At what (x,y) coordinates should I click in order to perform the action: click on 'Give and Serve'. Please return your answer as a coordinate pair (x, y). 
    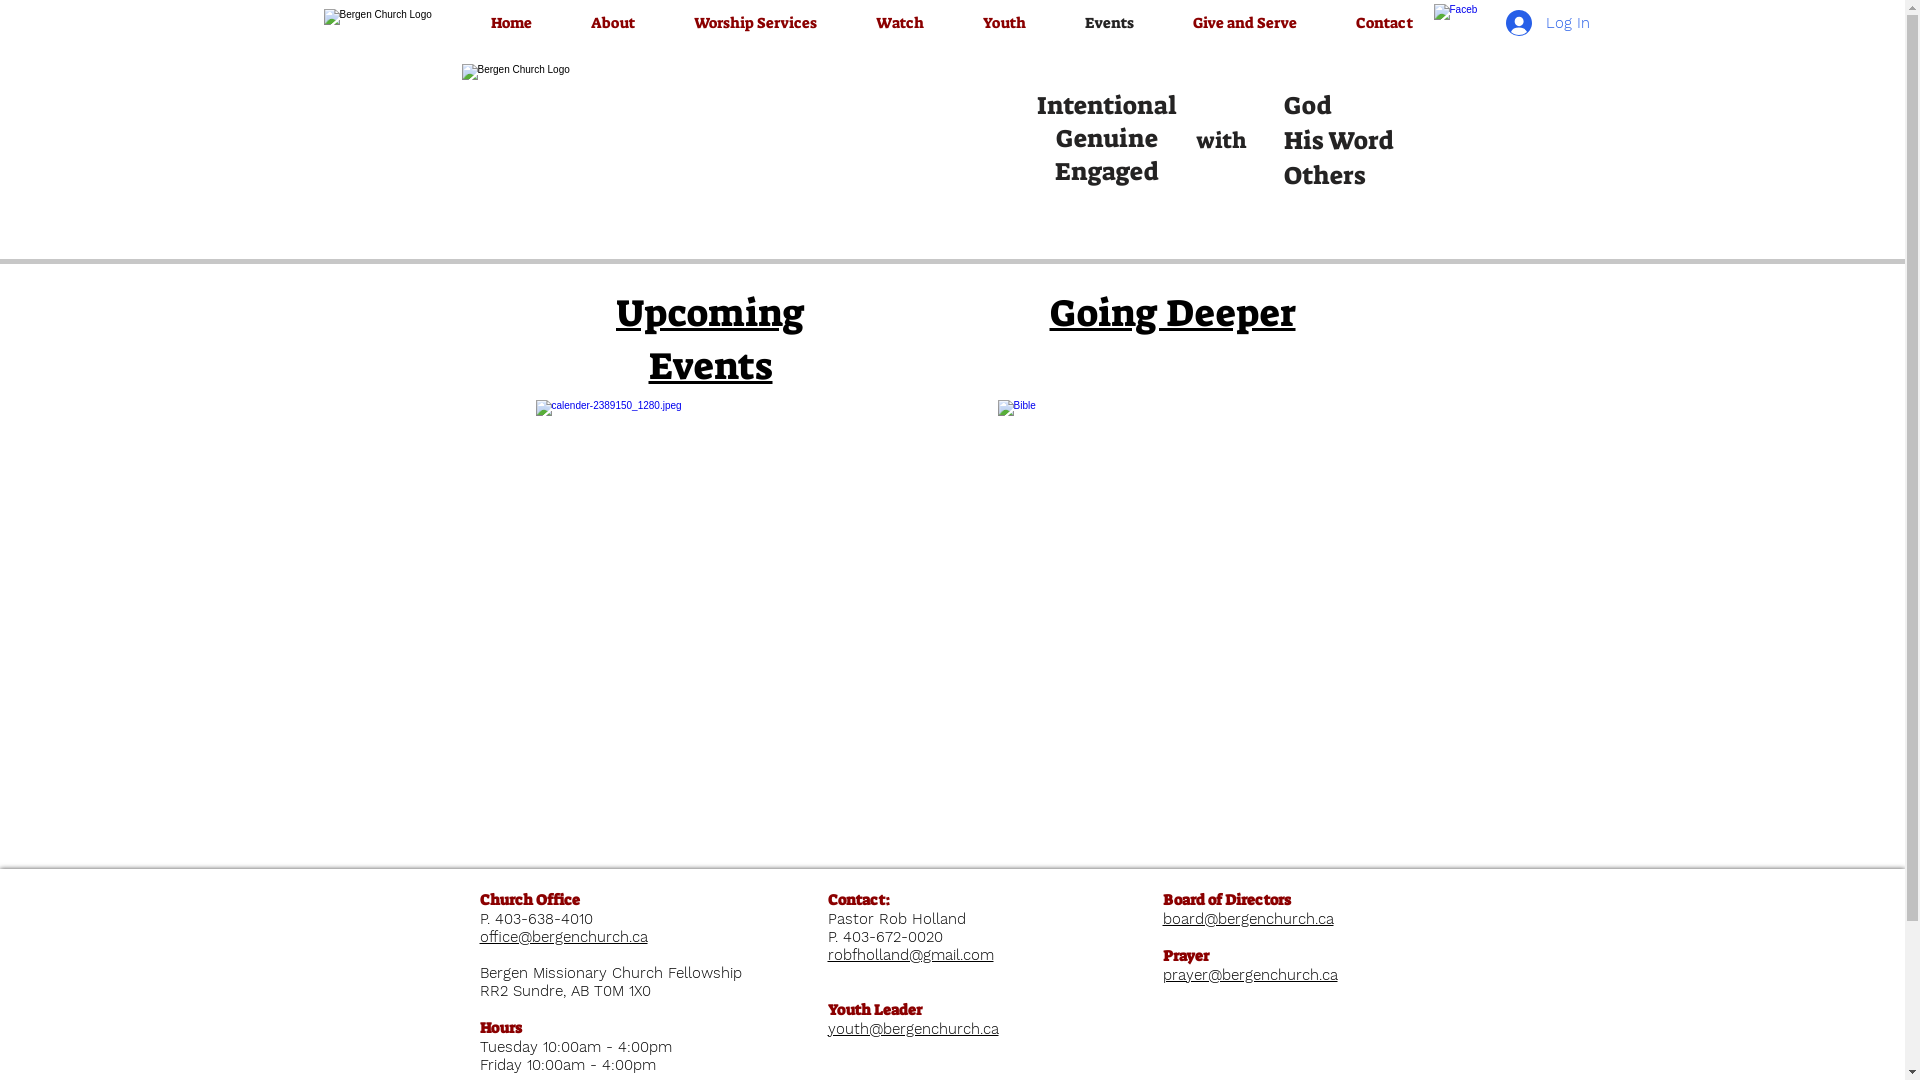
    Looking at the image, I should click on (1244, 23).